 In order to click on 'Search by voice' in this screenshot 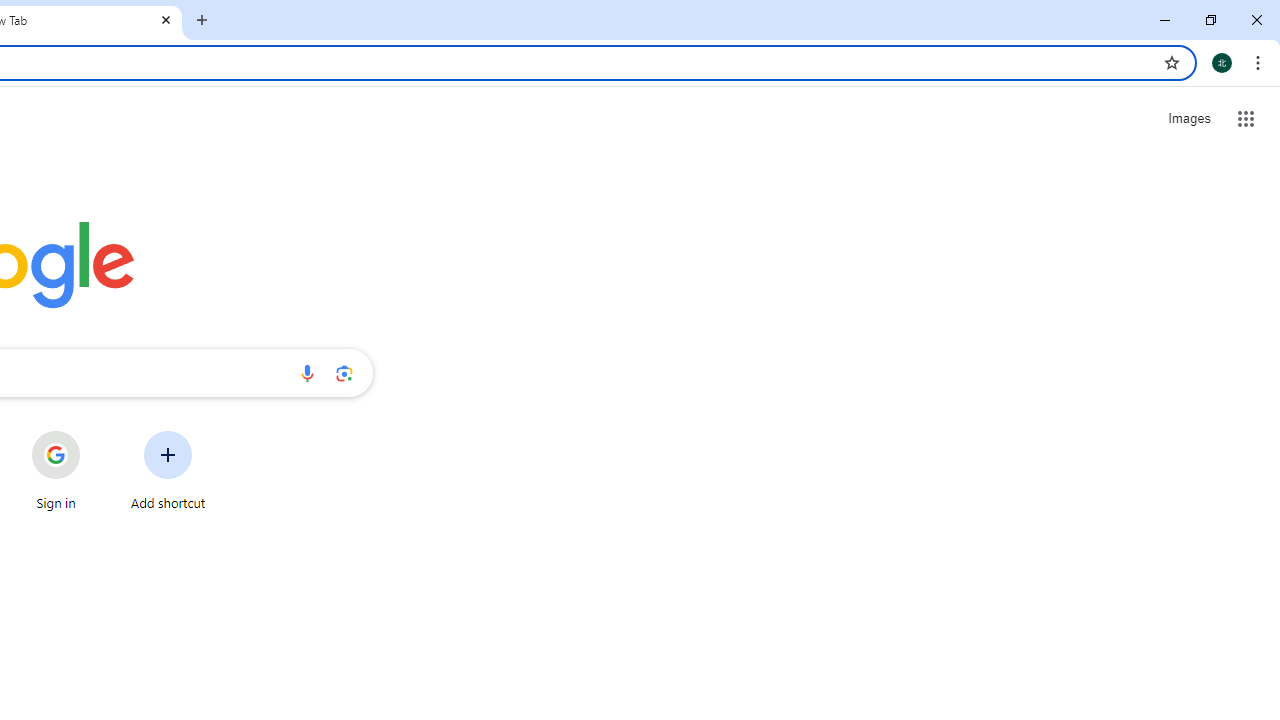, I will do `click(306, 372)`.